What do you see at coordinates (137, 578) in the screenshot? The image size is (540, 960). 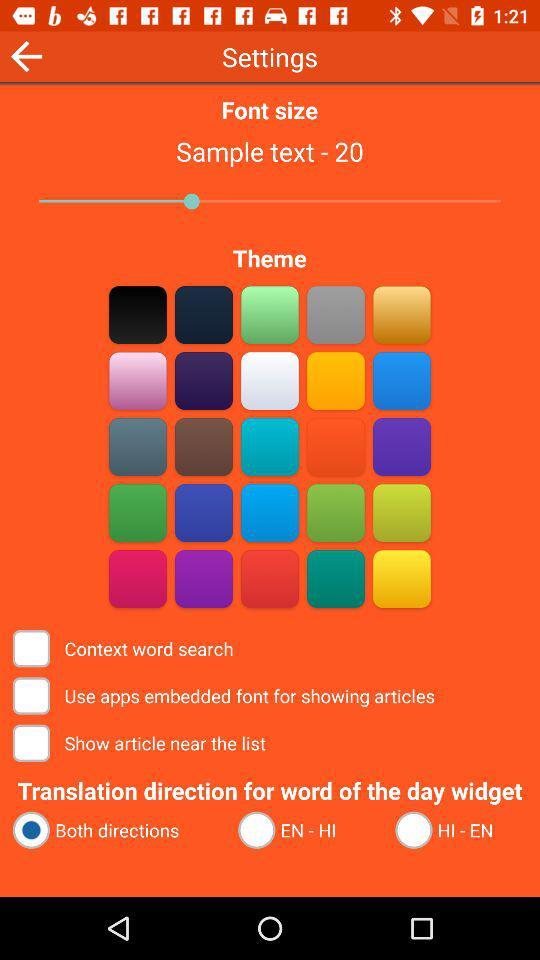 I see `choose the color for your theme` at bounding box center [137, 578].